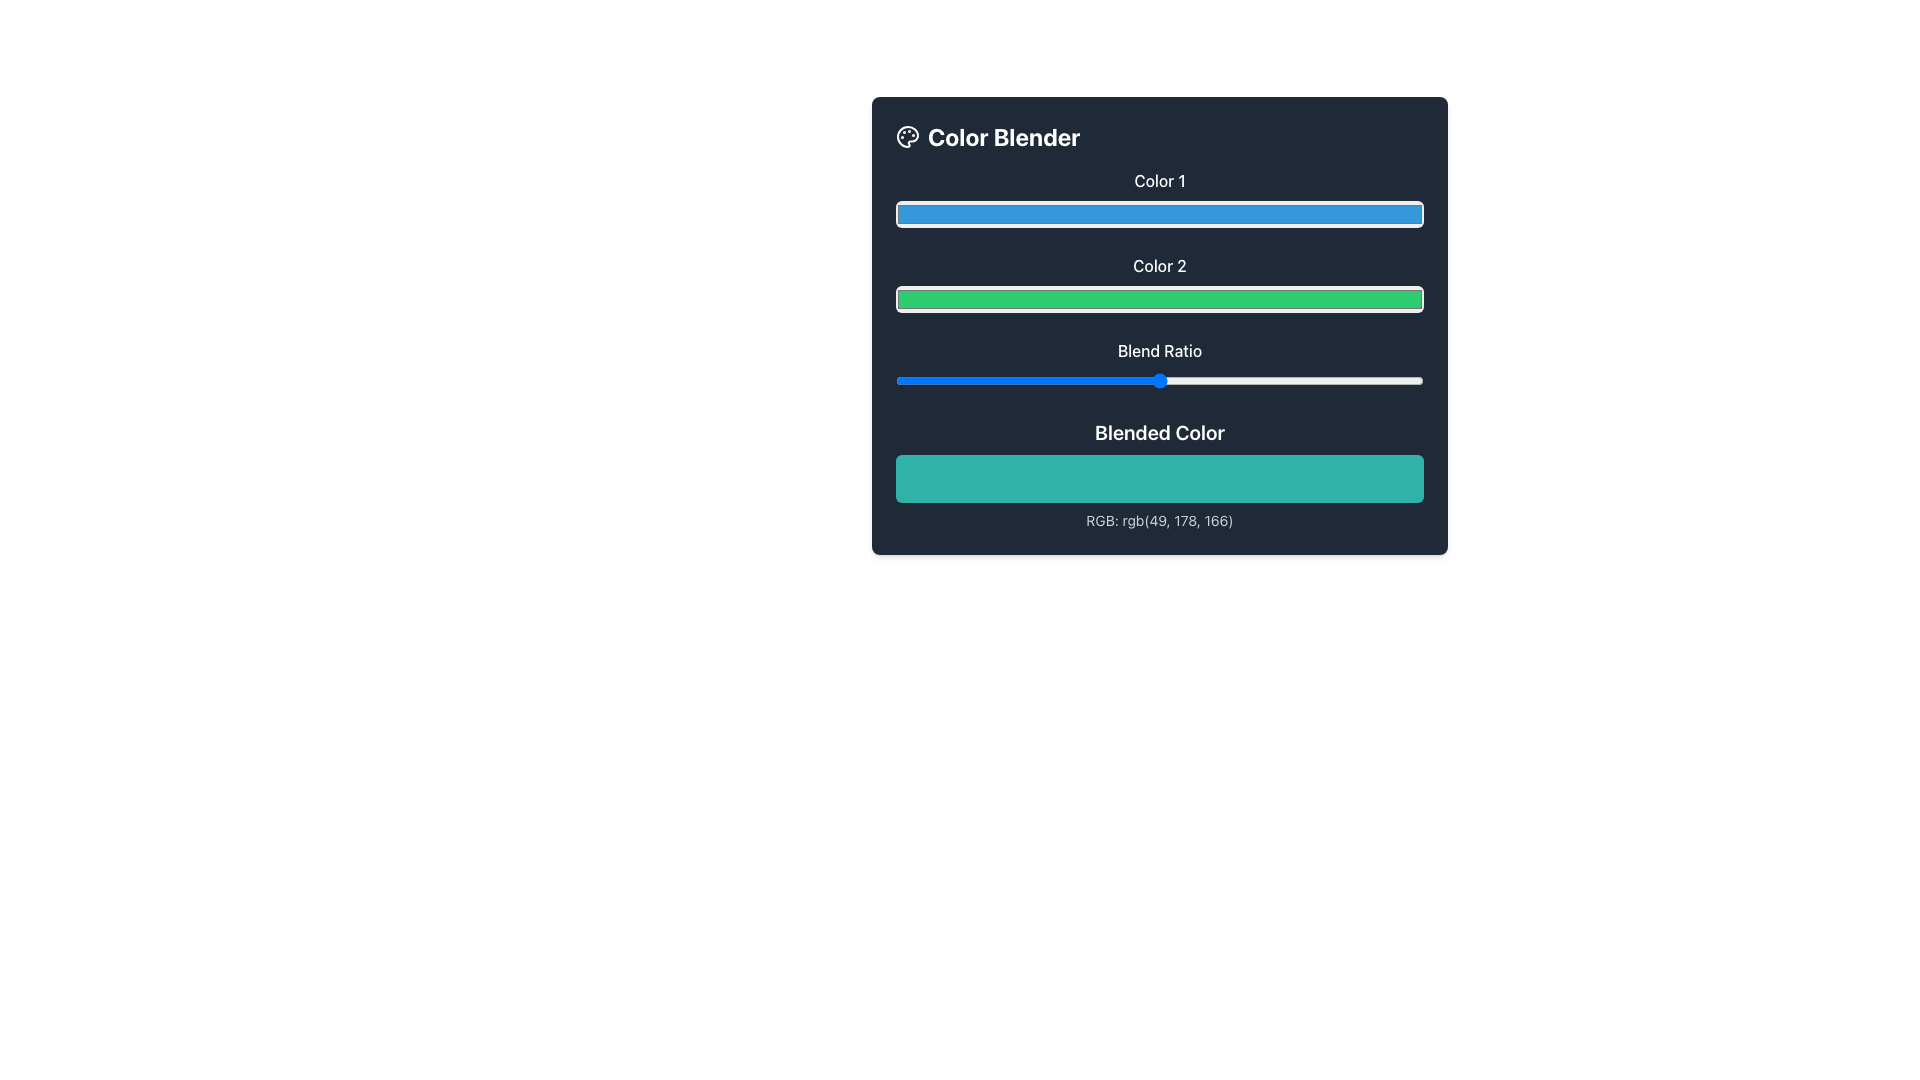 Image resolution: width=1920 pixels, height=1080 pixels. What do you see at coordinates (1175, 381) in the screenshot?
I see `the Blend Ratio slider` at bounding box center [1175, 381].